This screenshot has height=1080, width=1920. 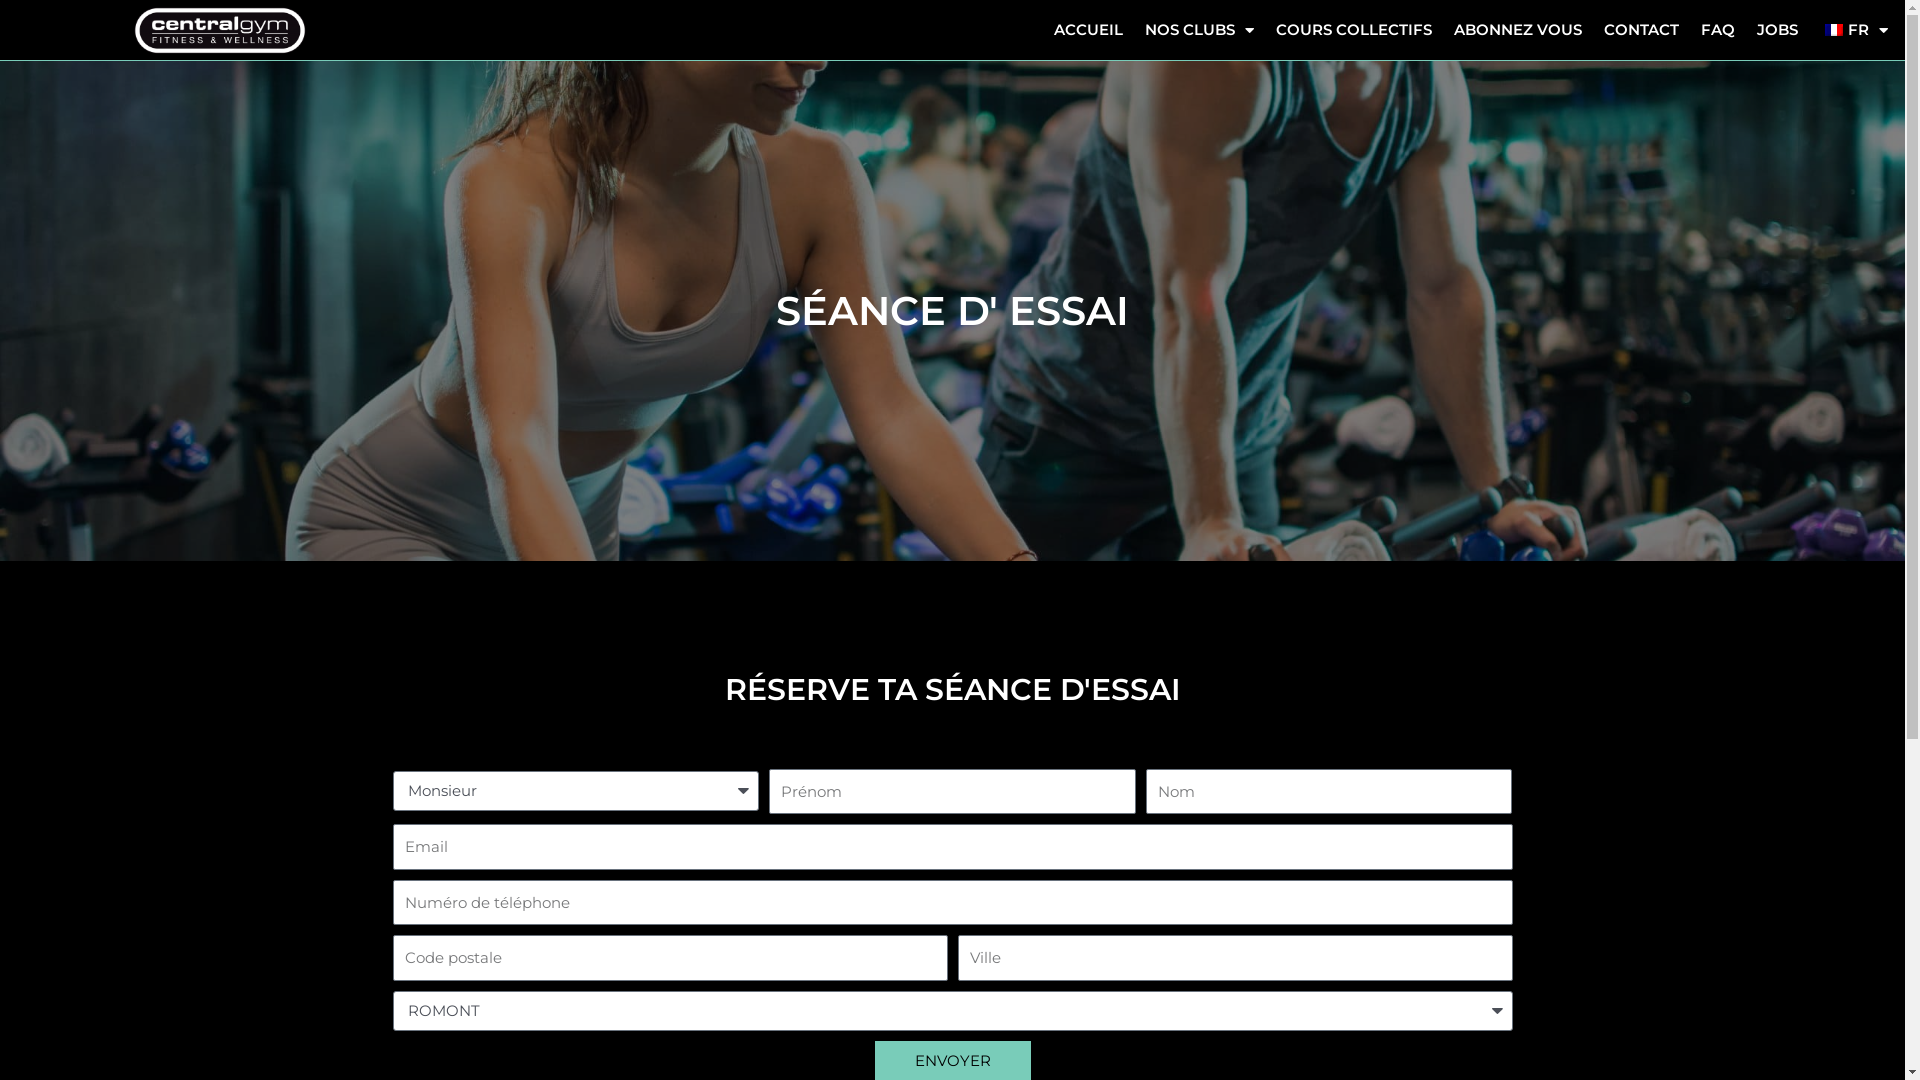 What do you see at coordinates (1087, 30) in the screenshot?
I see `'ACCUEIL'` at bounding box center [1087, 30].